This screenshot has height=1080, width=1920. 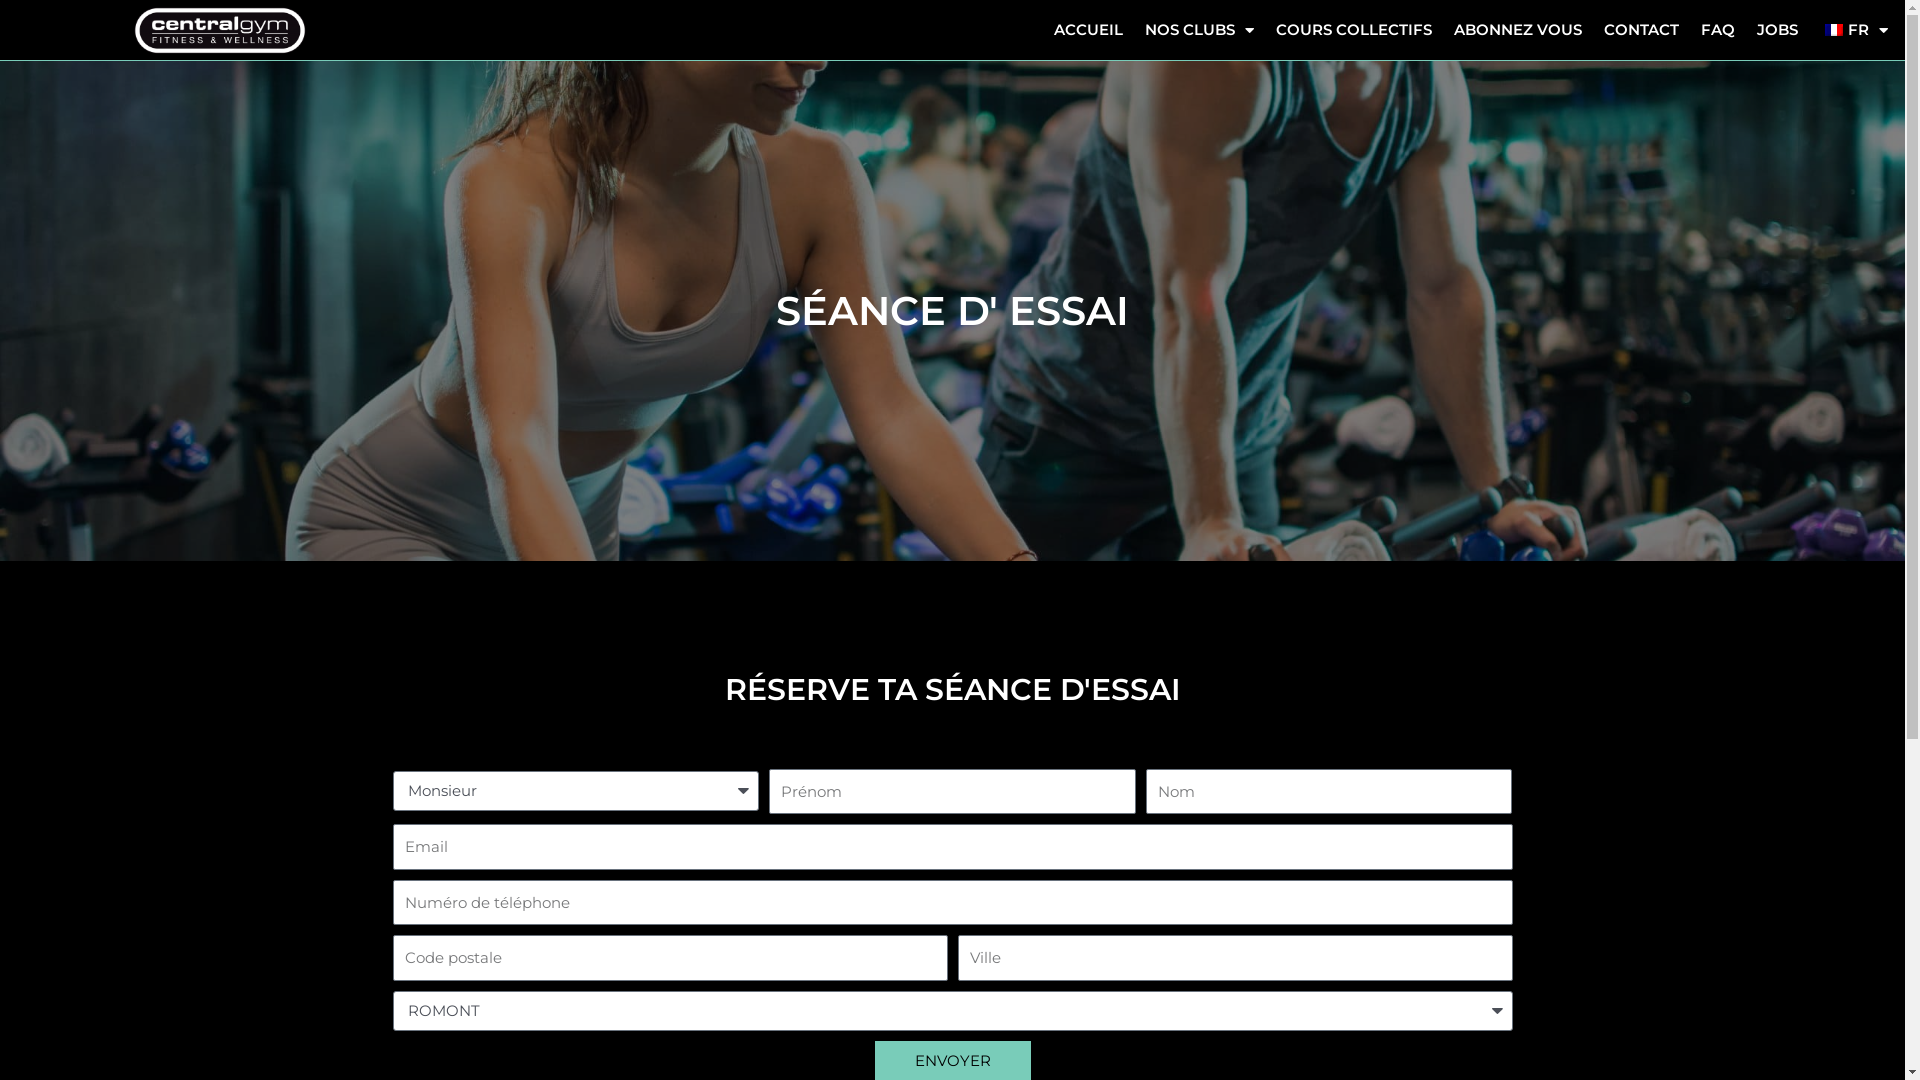 What do you see at coordinates (1087, 30) in the screenshot?
I see `'ACCUEIL'` at bounding box center [1087, 30].